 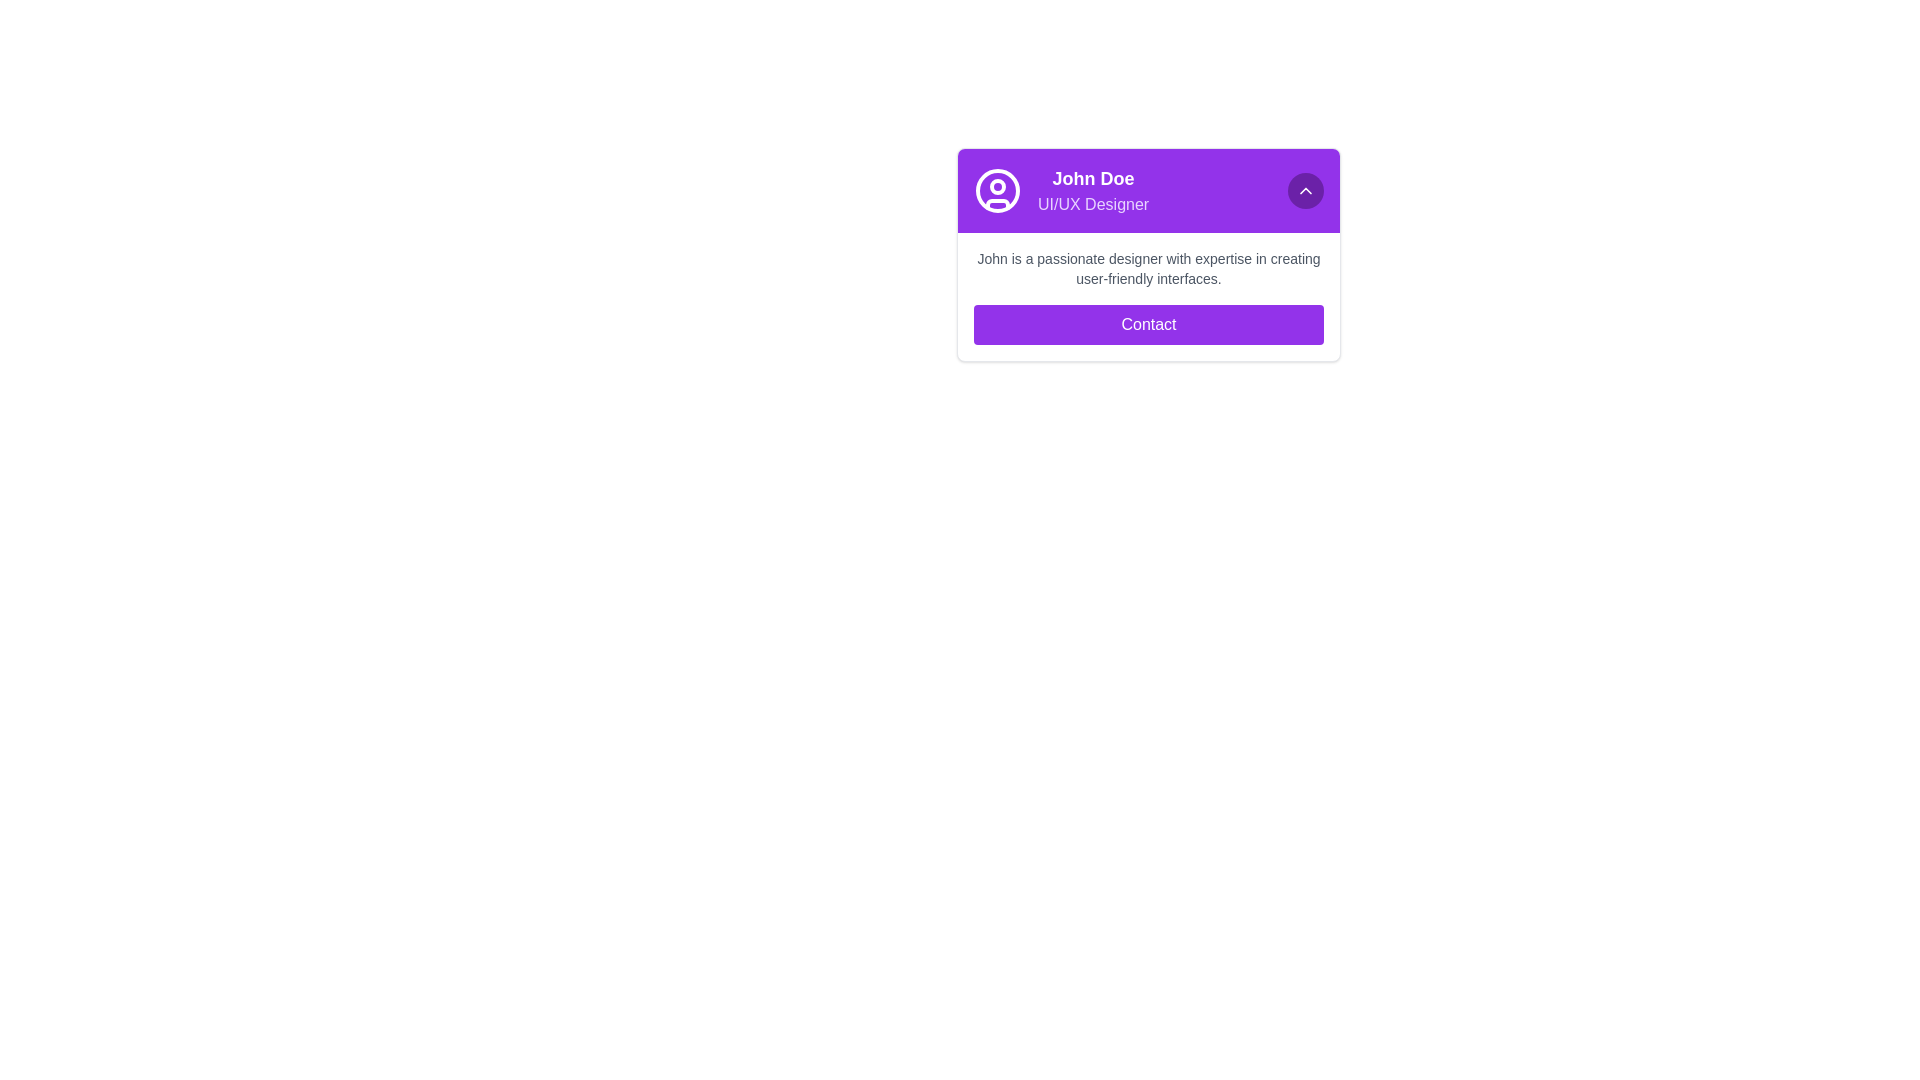 What do you see at coordinates (1148, 323) in the screenshot?
I see `the button located directly below the text 'John is a passionate designer with expertise in creating user-friendly interfaces.'` at bounding box center [1148, 323].